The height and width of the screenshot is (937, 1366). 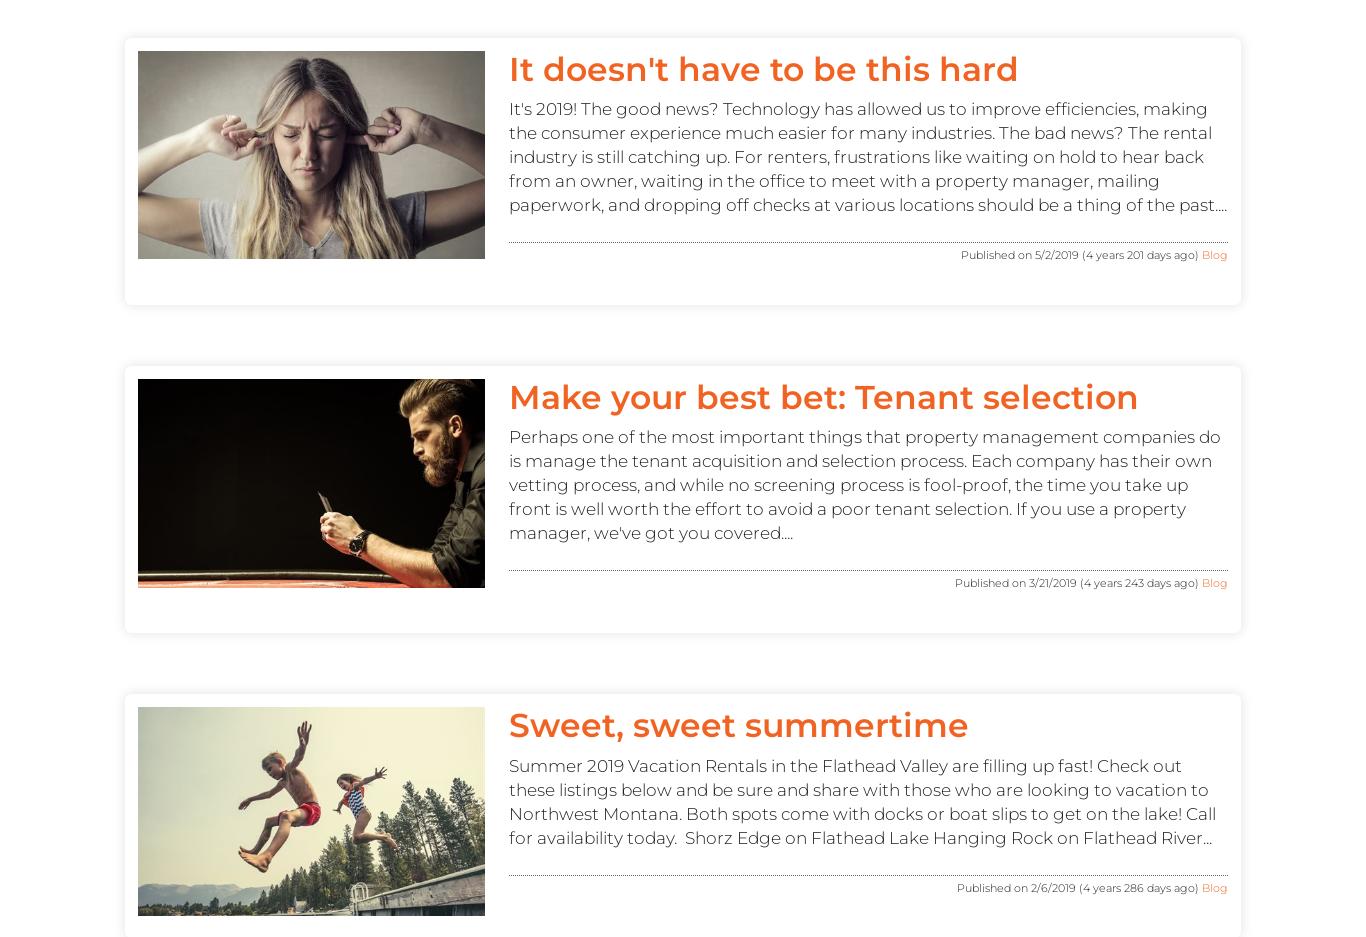 I want to click on 'by Website Express |', so click(x=763, y=378).